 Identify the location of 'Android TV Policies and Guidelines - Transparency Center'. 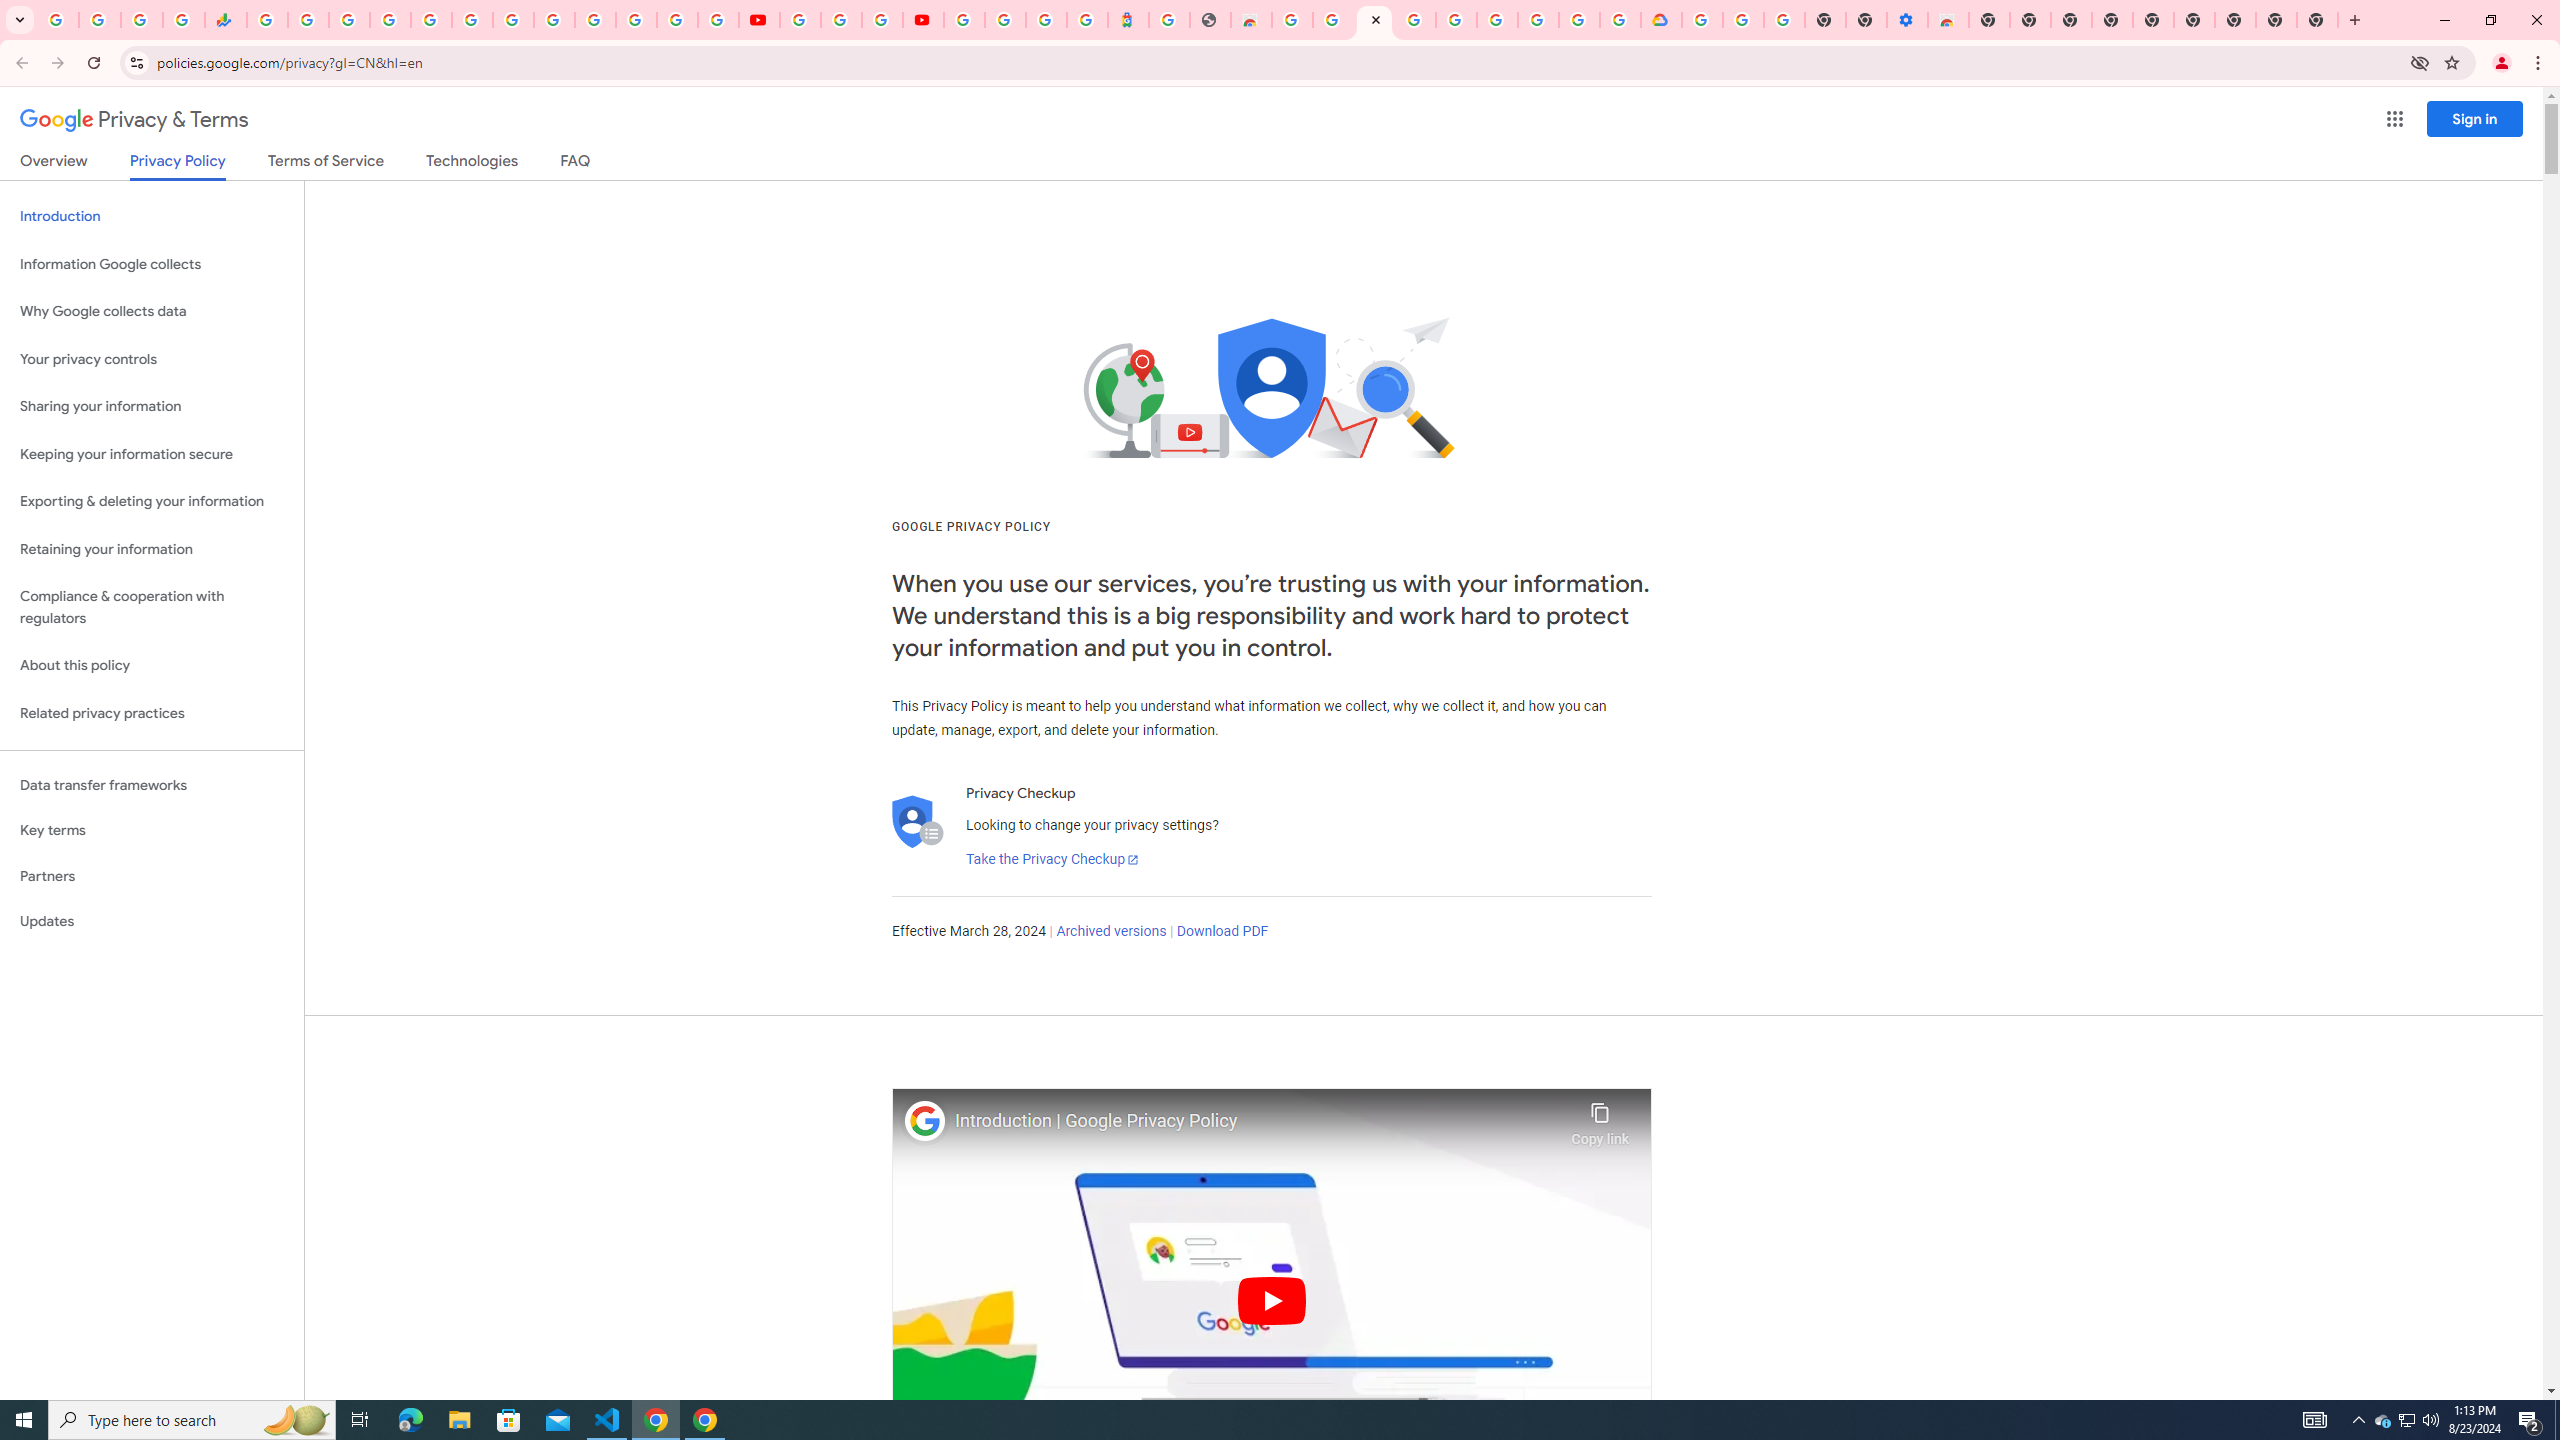
(513, 19).